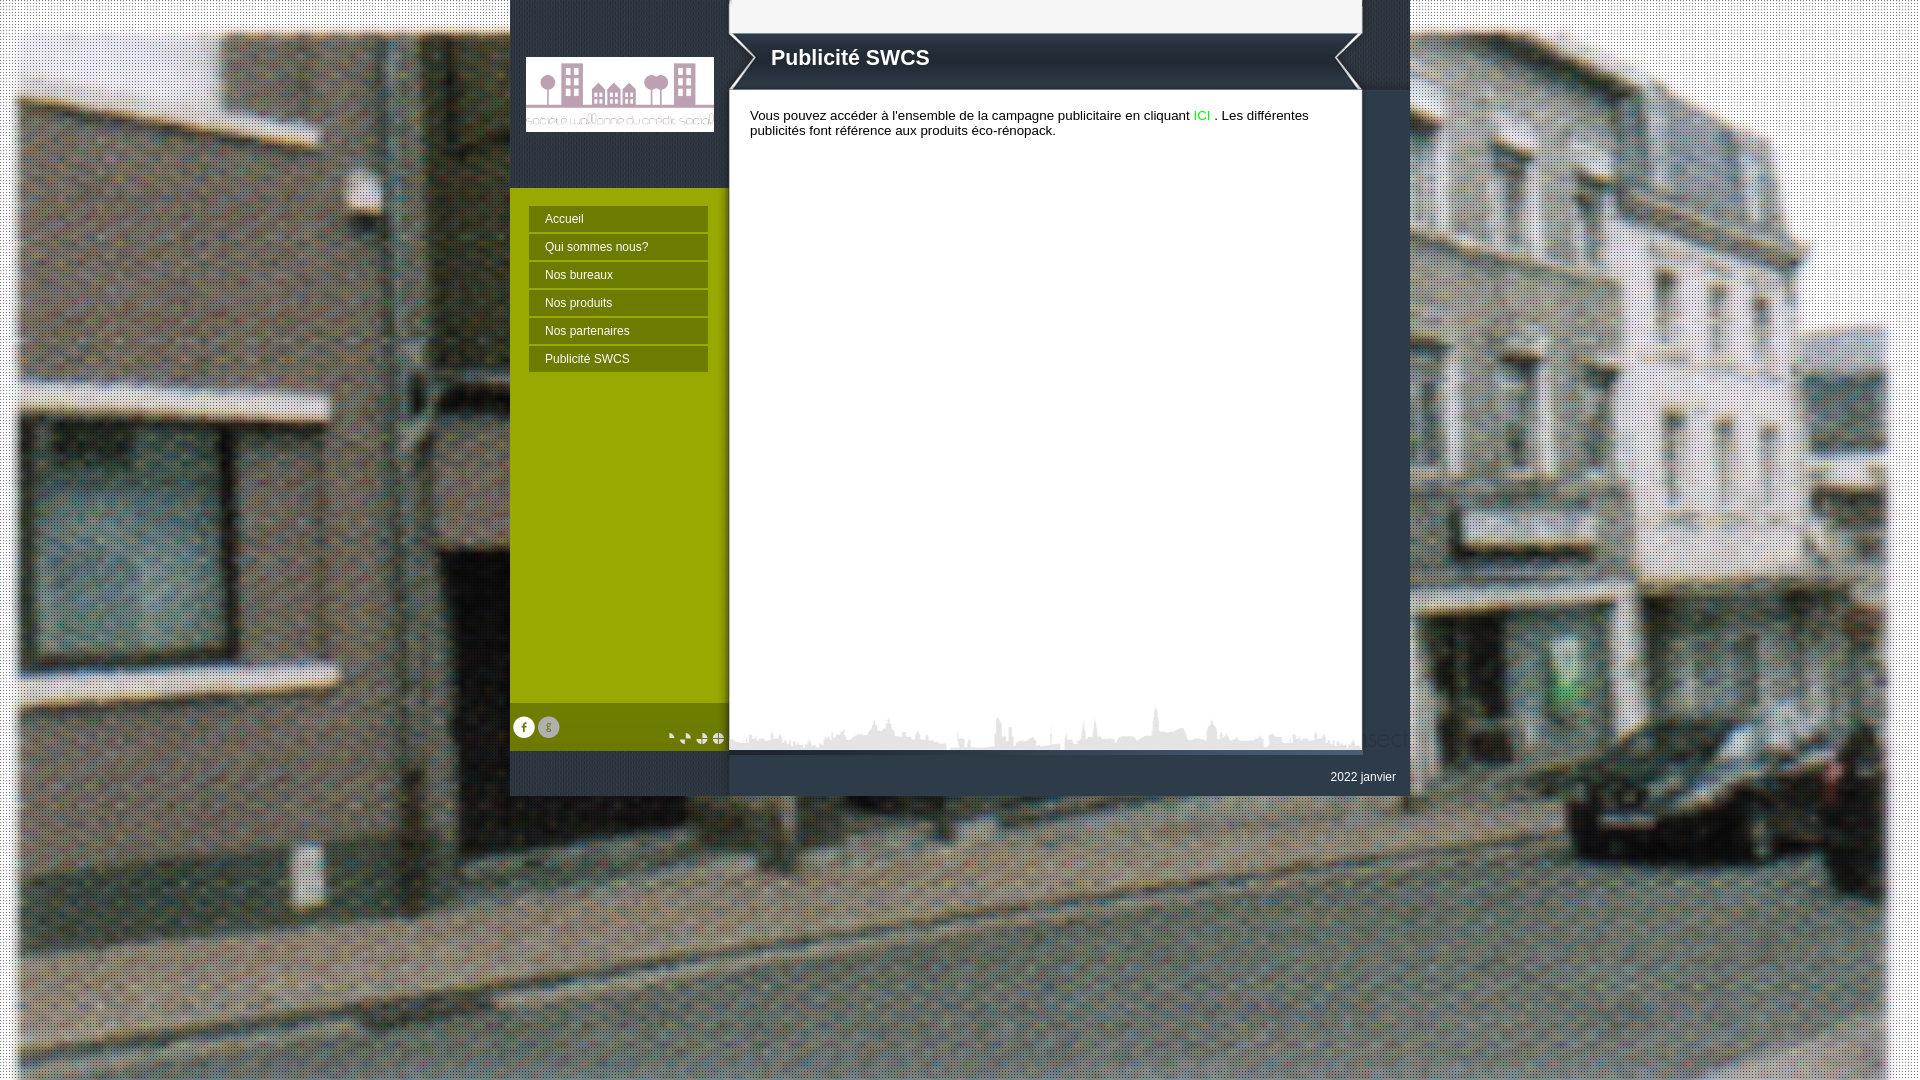  Describe the element at coordinates (617, 245) in the screenshot. I see `'Qui sommes nous?'` at that location.